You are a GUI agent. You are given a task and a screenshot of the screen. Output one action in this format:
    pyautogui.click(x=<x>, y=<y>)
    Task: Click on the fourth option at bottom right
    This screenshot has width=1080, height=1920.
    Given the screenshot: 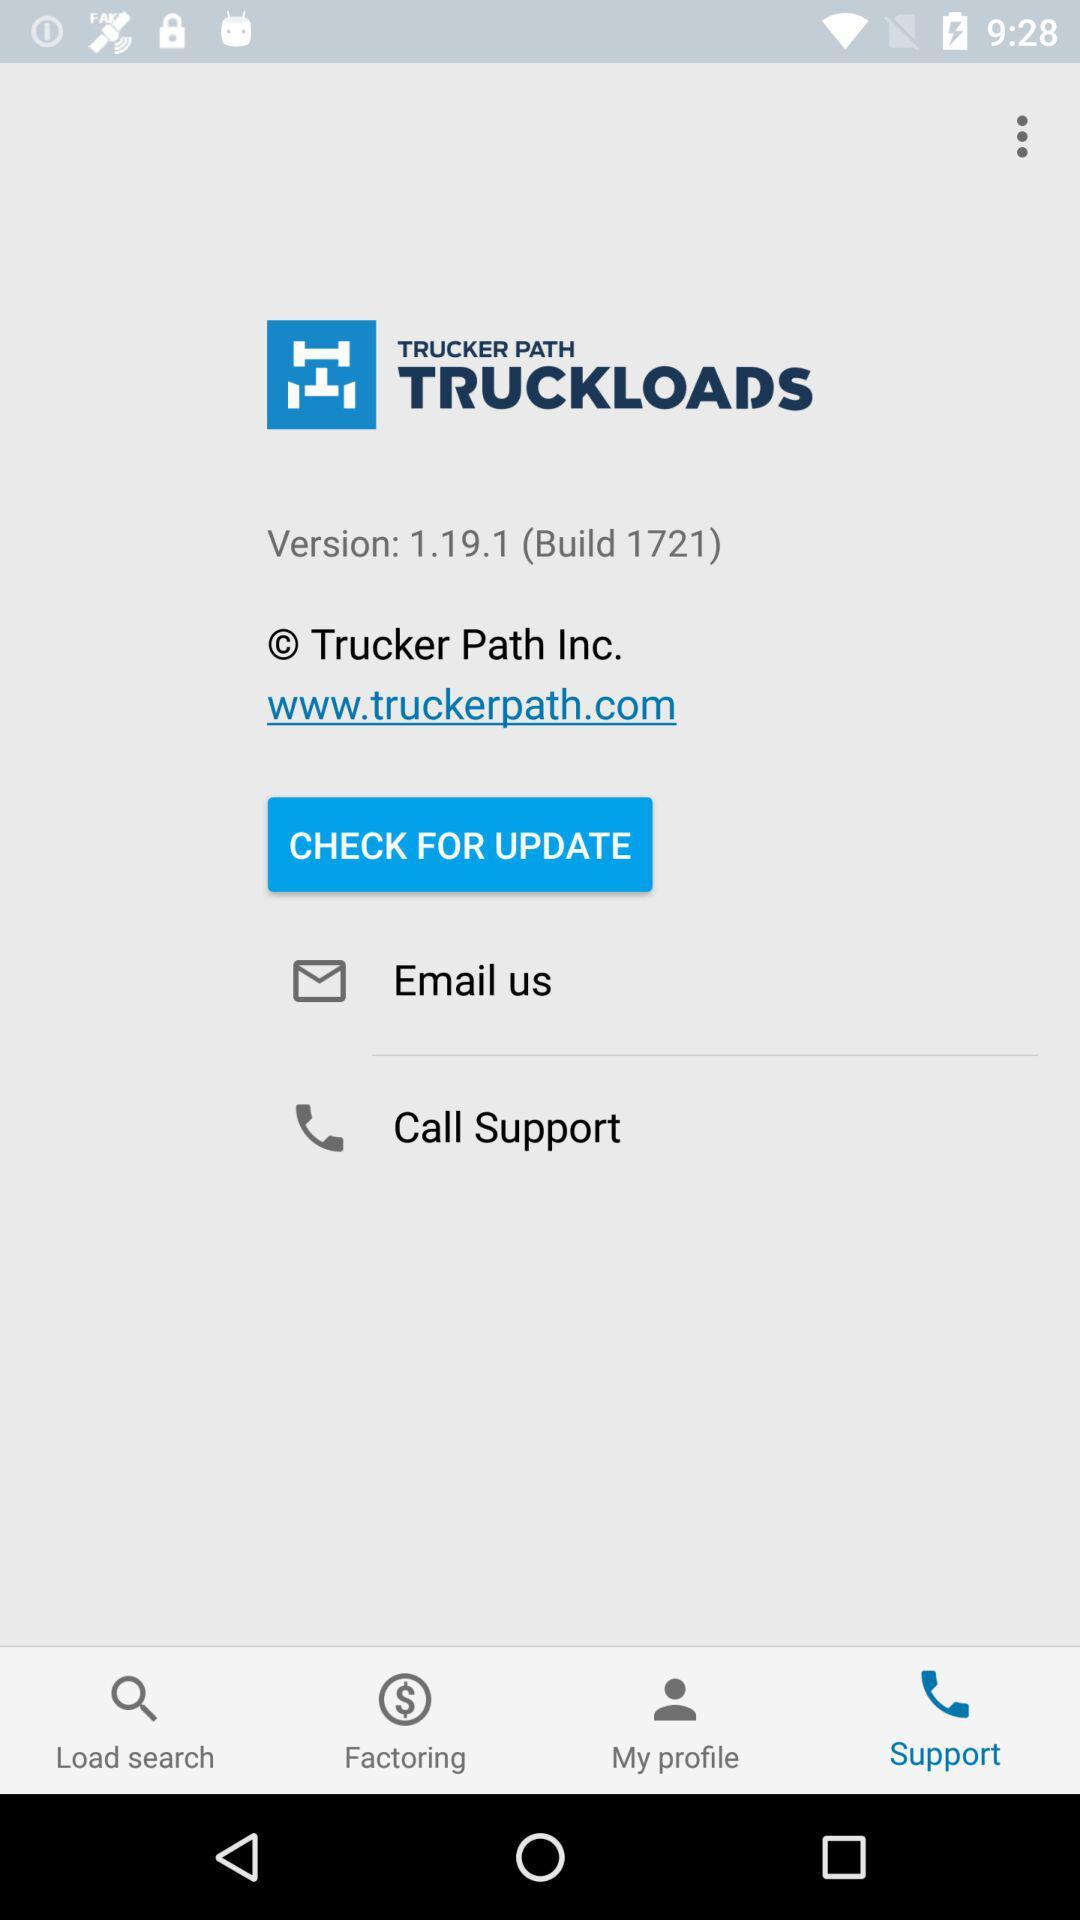 What is the action you would take?
    pyautogui.click(x=945, y=1719)
    